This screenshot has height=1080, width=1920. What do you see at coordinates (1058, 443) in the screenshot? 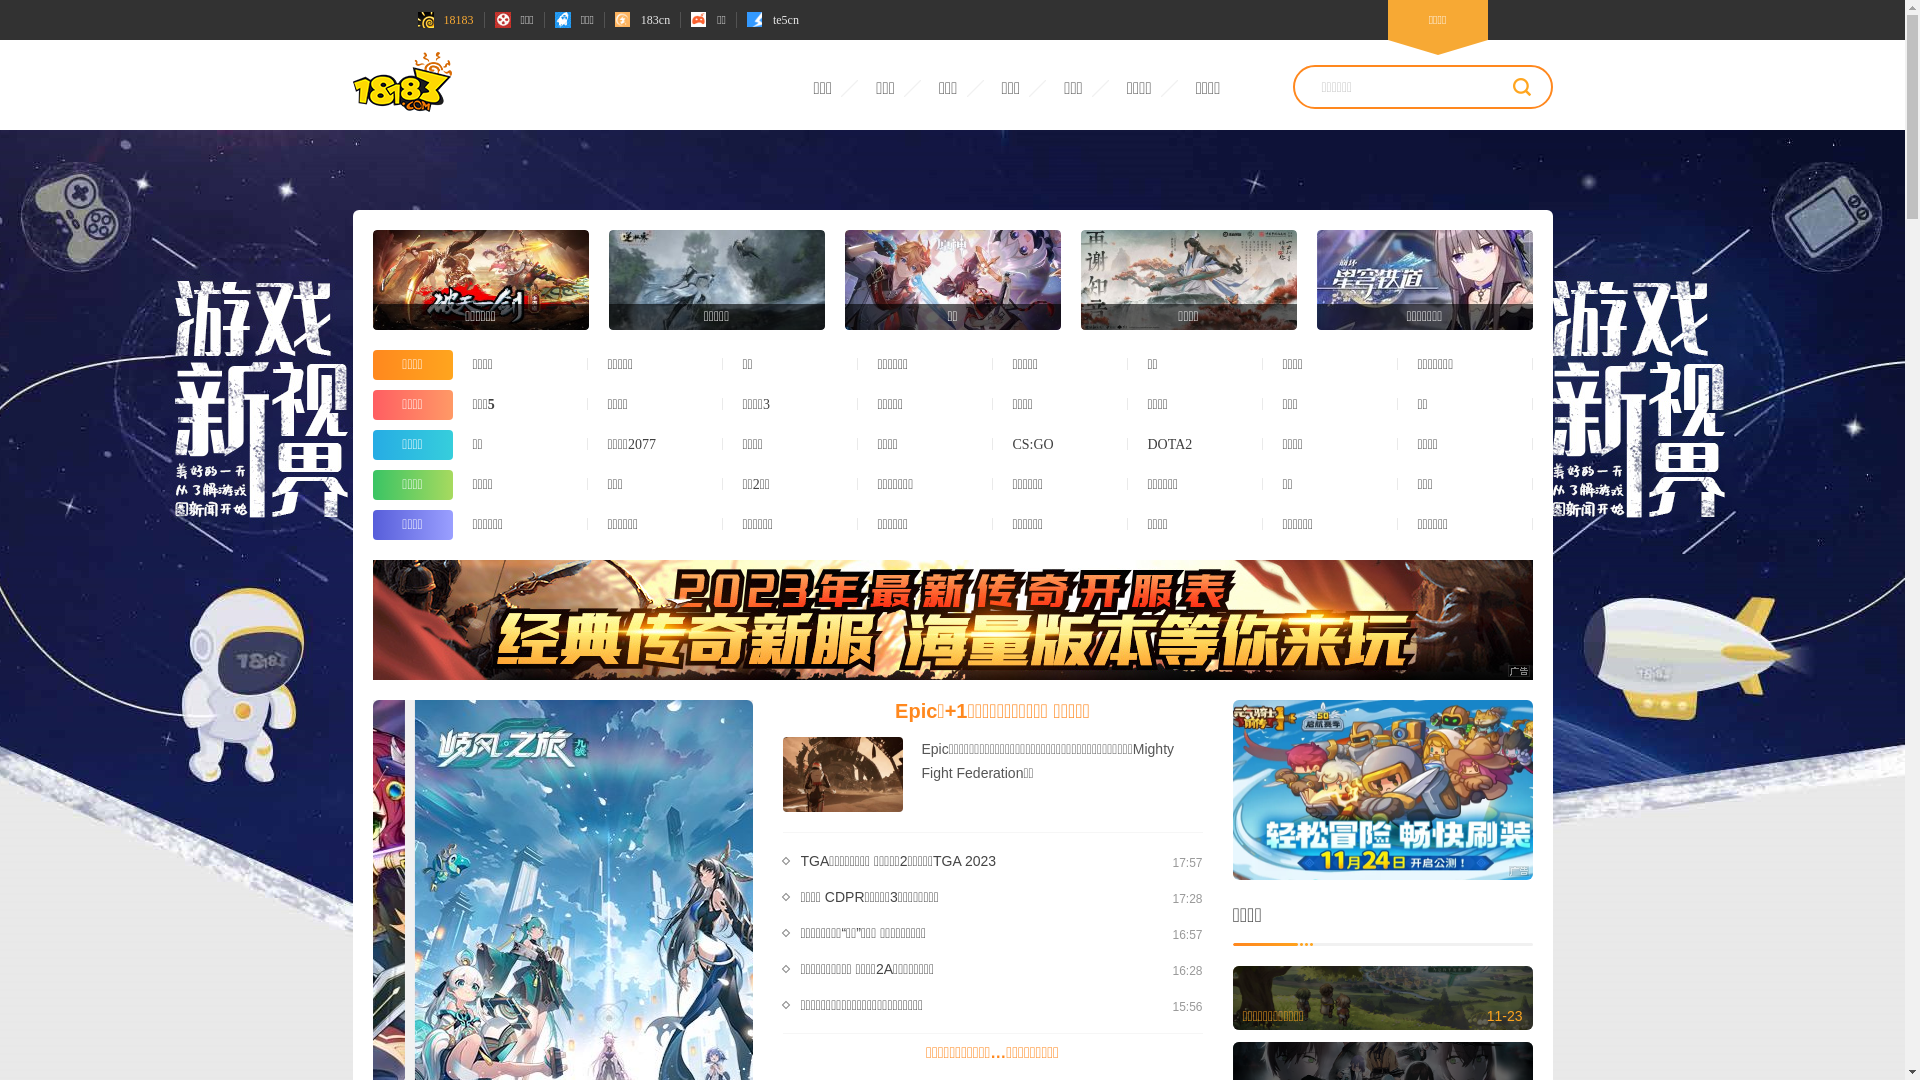
I see `'CS:GO'` at bounding box center [1058, 443].